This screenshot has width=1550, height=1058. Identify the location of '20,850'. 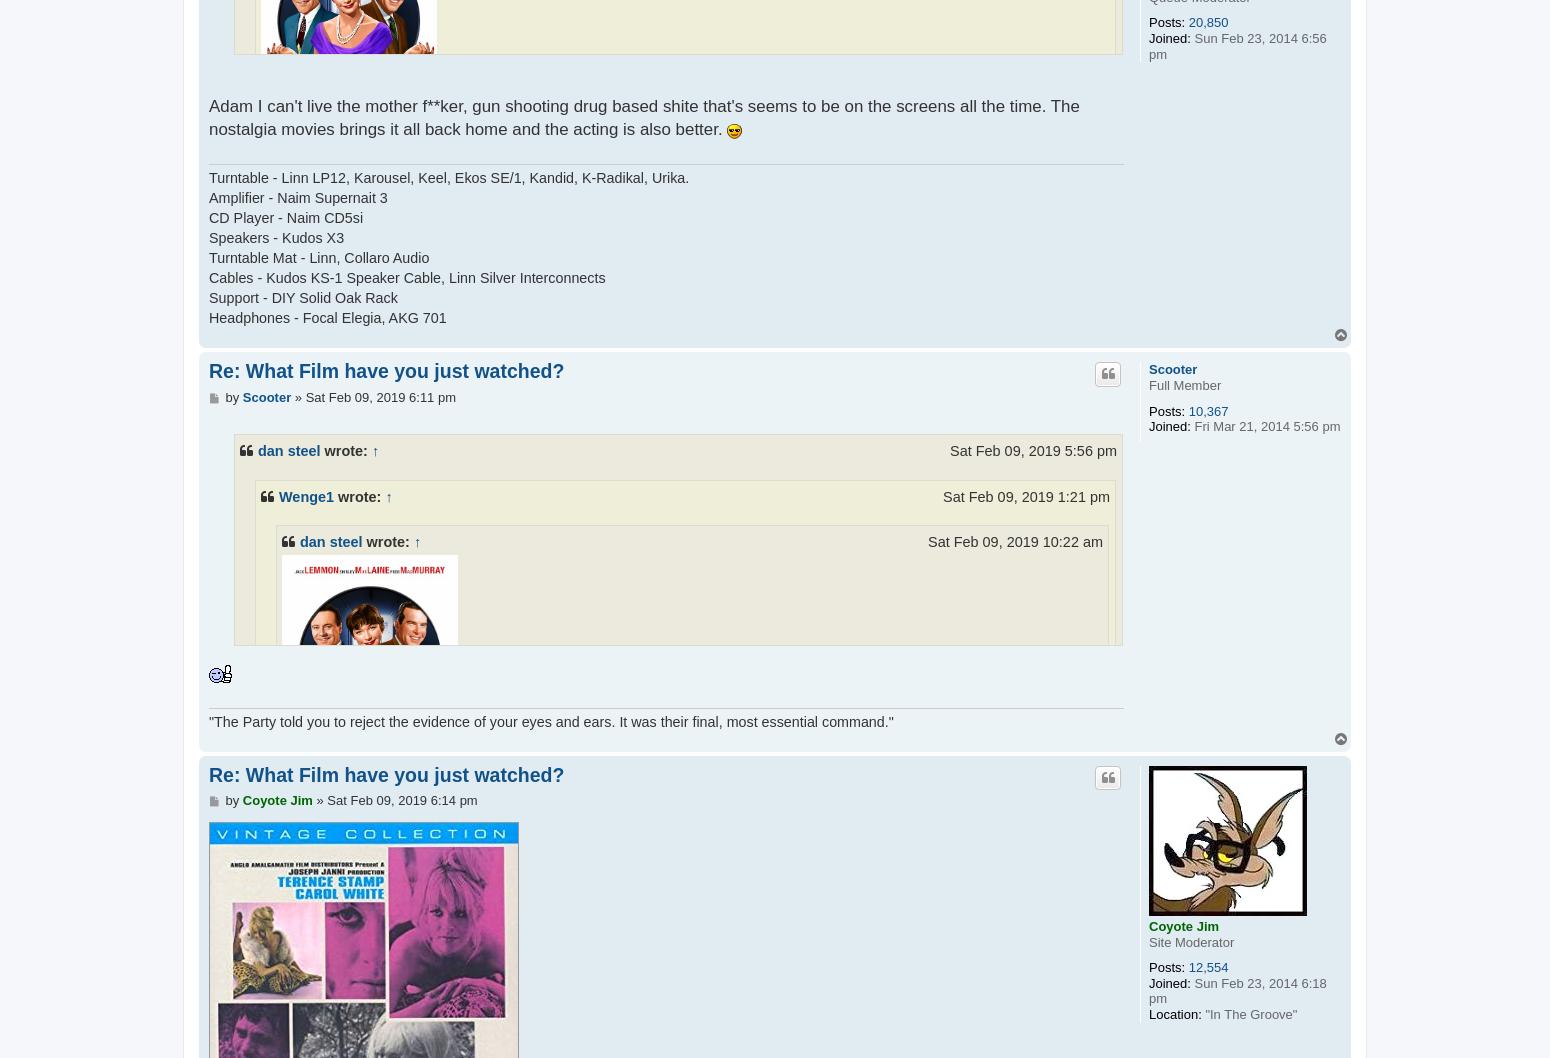
(1208, 22).